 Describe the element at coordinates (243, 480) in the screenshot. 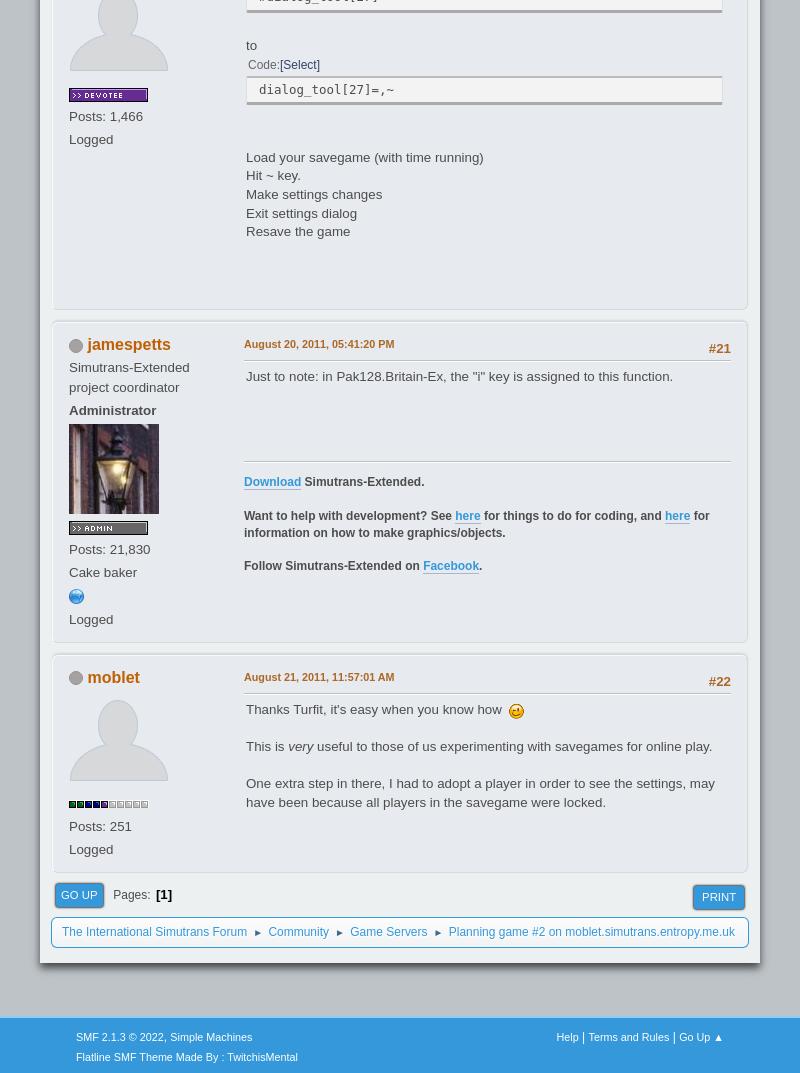

I see `'Download'` at that location.